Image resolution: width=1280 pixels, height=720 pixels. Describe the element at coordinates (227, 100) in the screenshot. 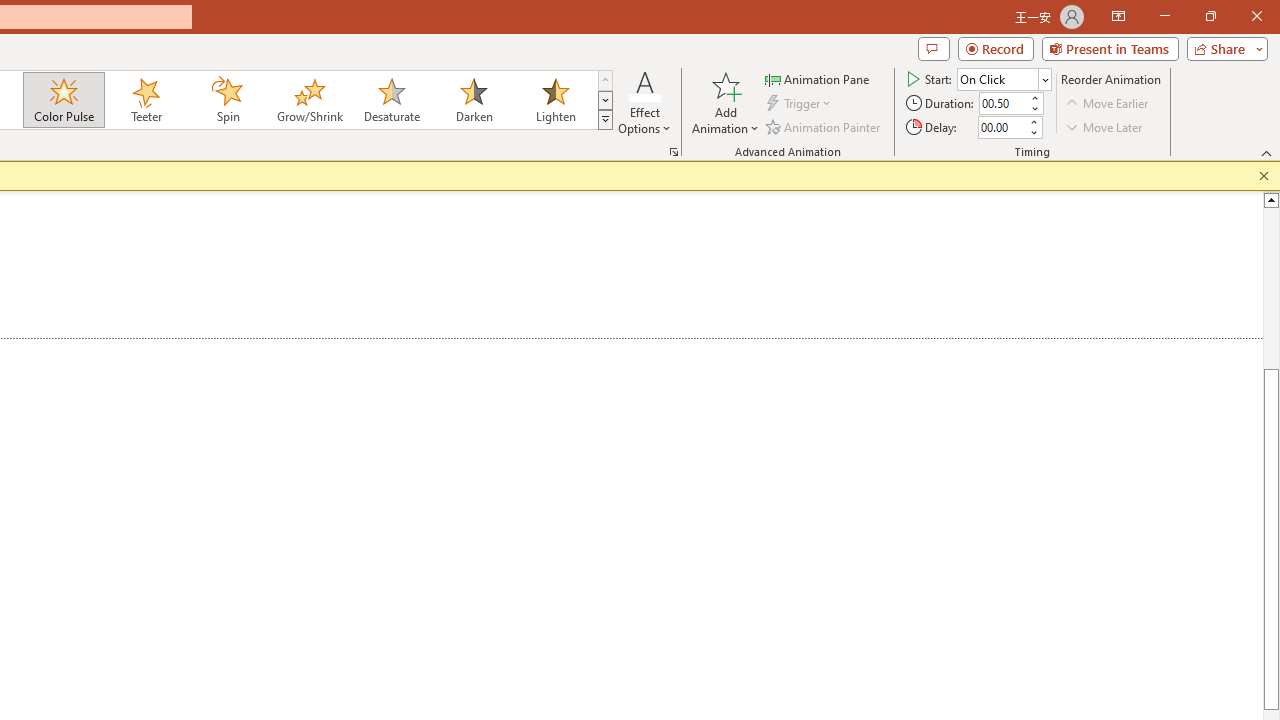

I see `'Spin'` at that location.